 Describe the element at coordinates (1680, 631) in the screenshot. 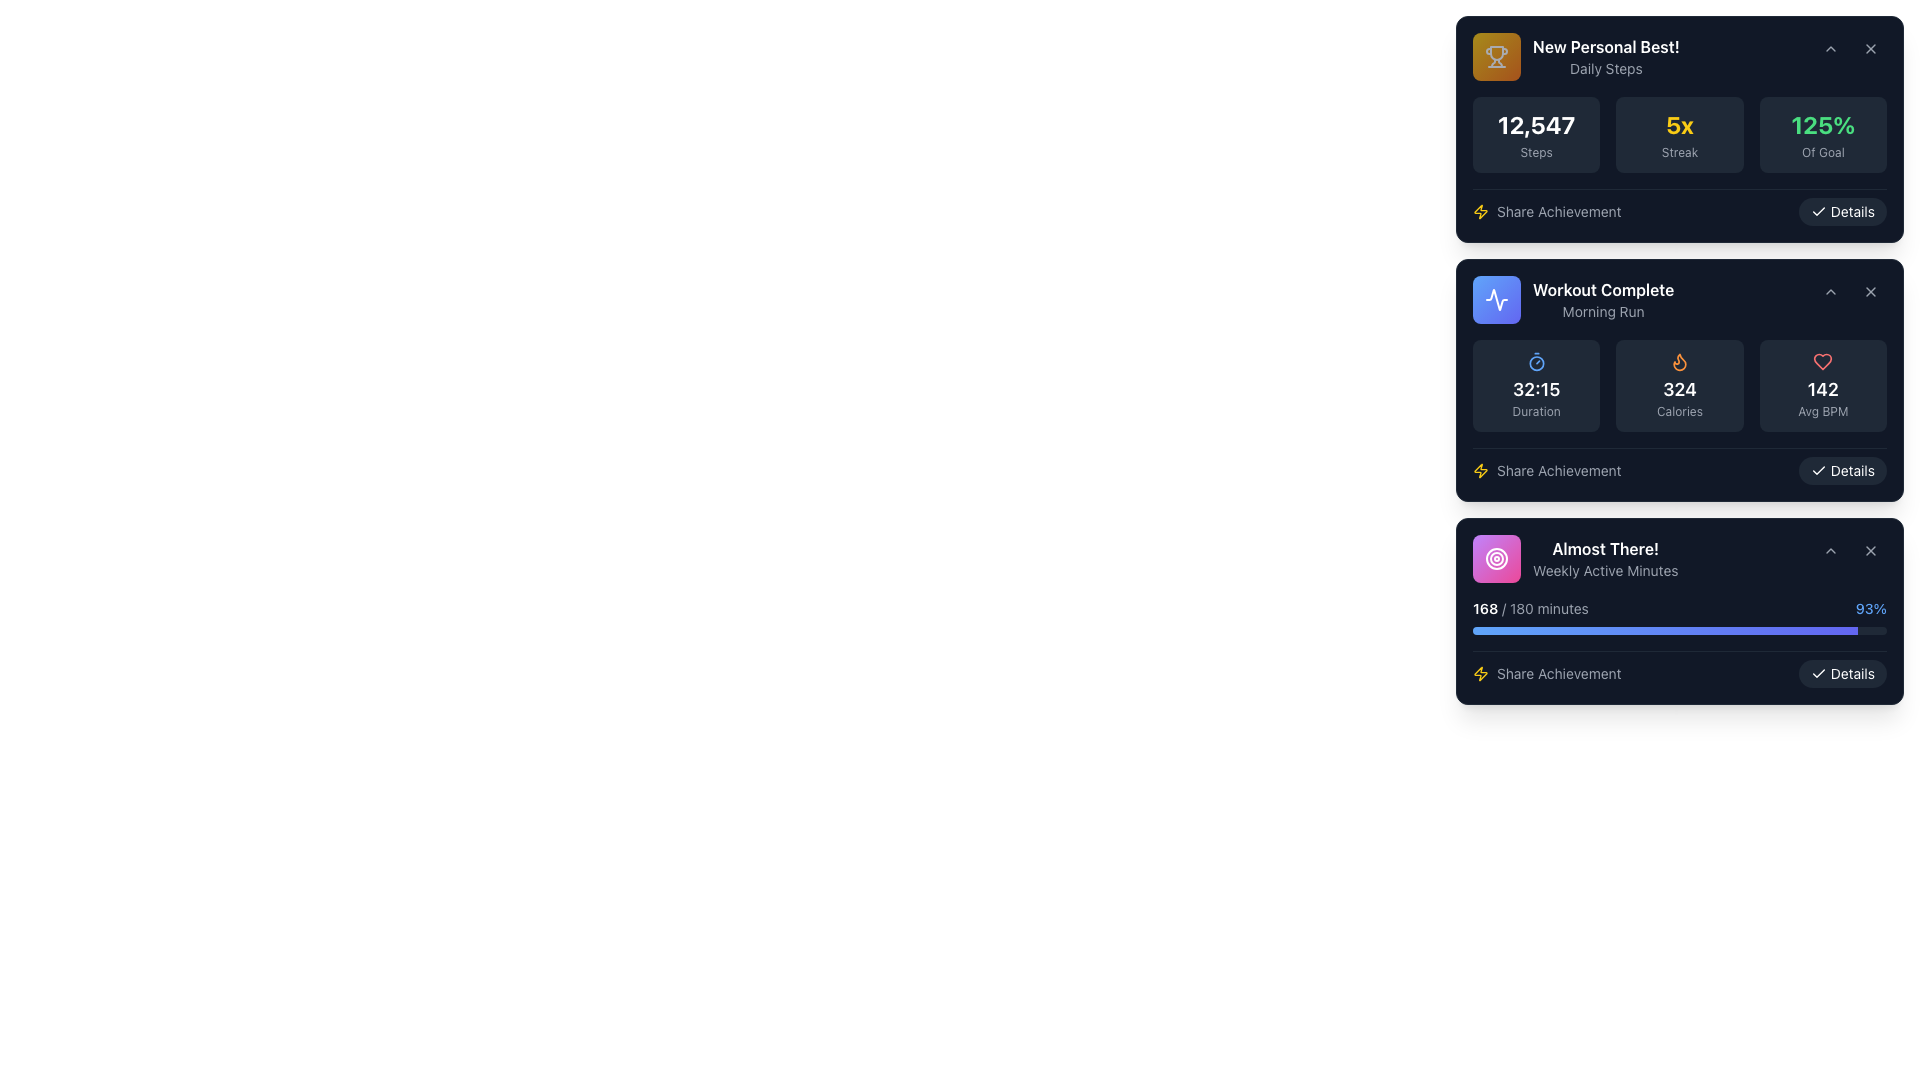

I see `the progress bar located in the bottom card titled 'Almost There!' on the rightmost column, situated below the text '168 / 180 minutes'` at that location.